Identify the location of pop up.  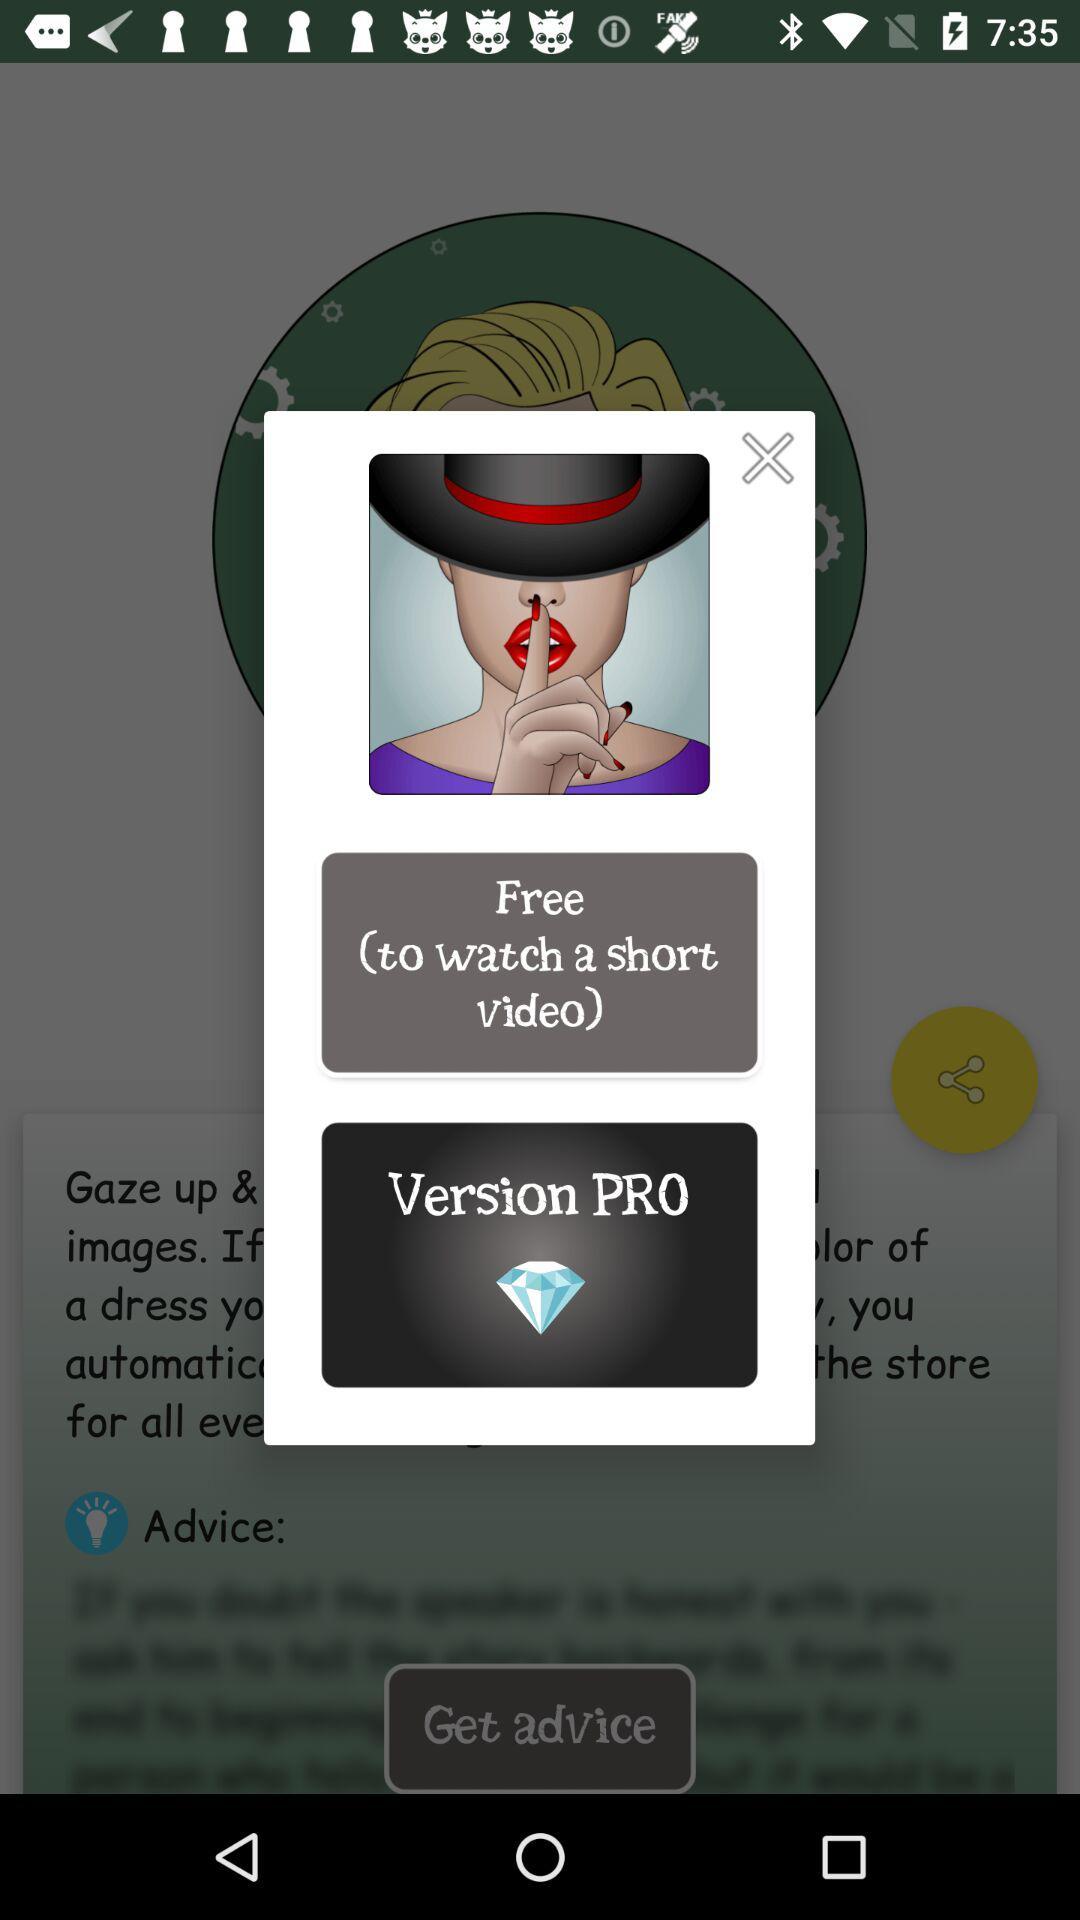
(766, 457).